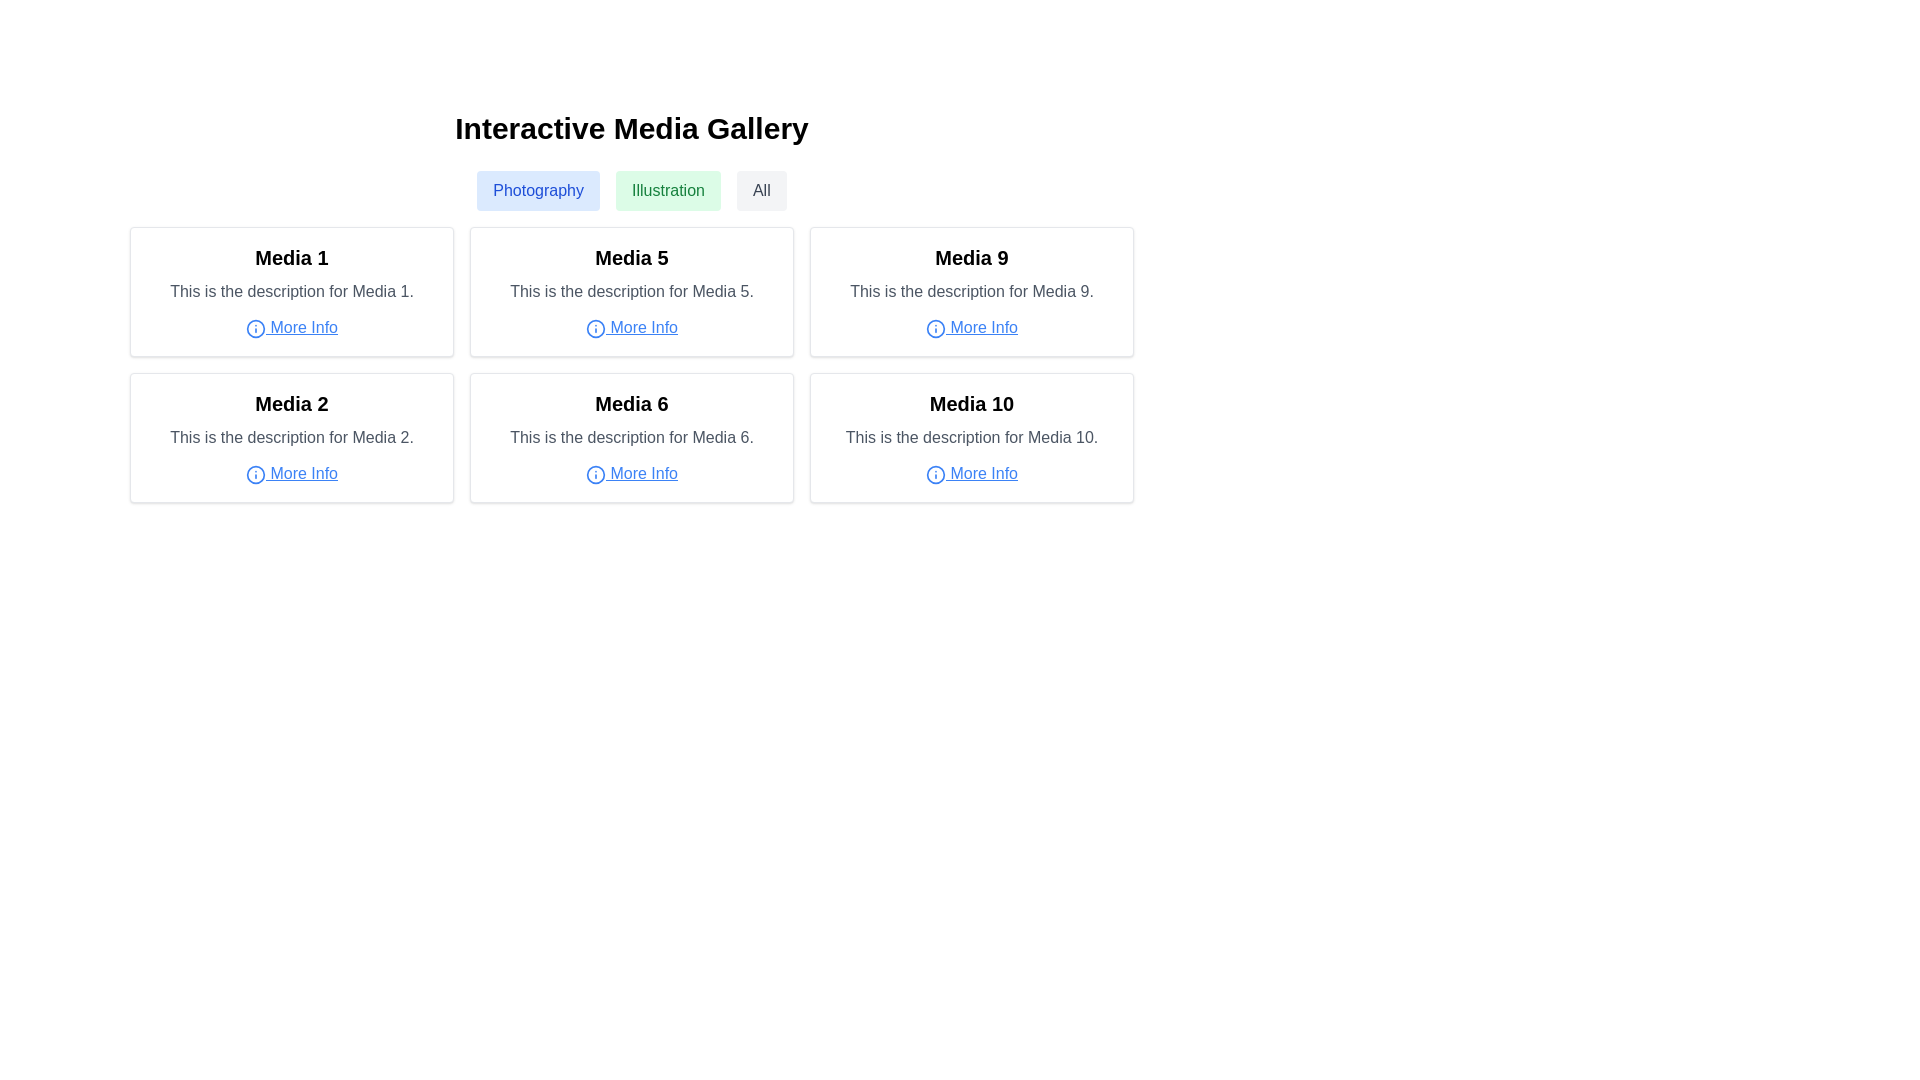  Describe the element at coordinates (935, 327) in the screenshot. I see `the SVG Circle that serves as a decorative border for the 'info' icon in the 'More Info' section below 'Media 9'` at that location.